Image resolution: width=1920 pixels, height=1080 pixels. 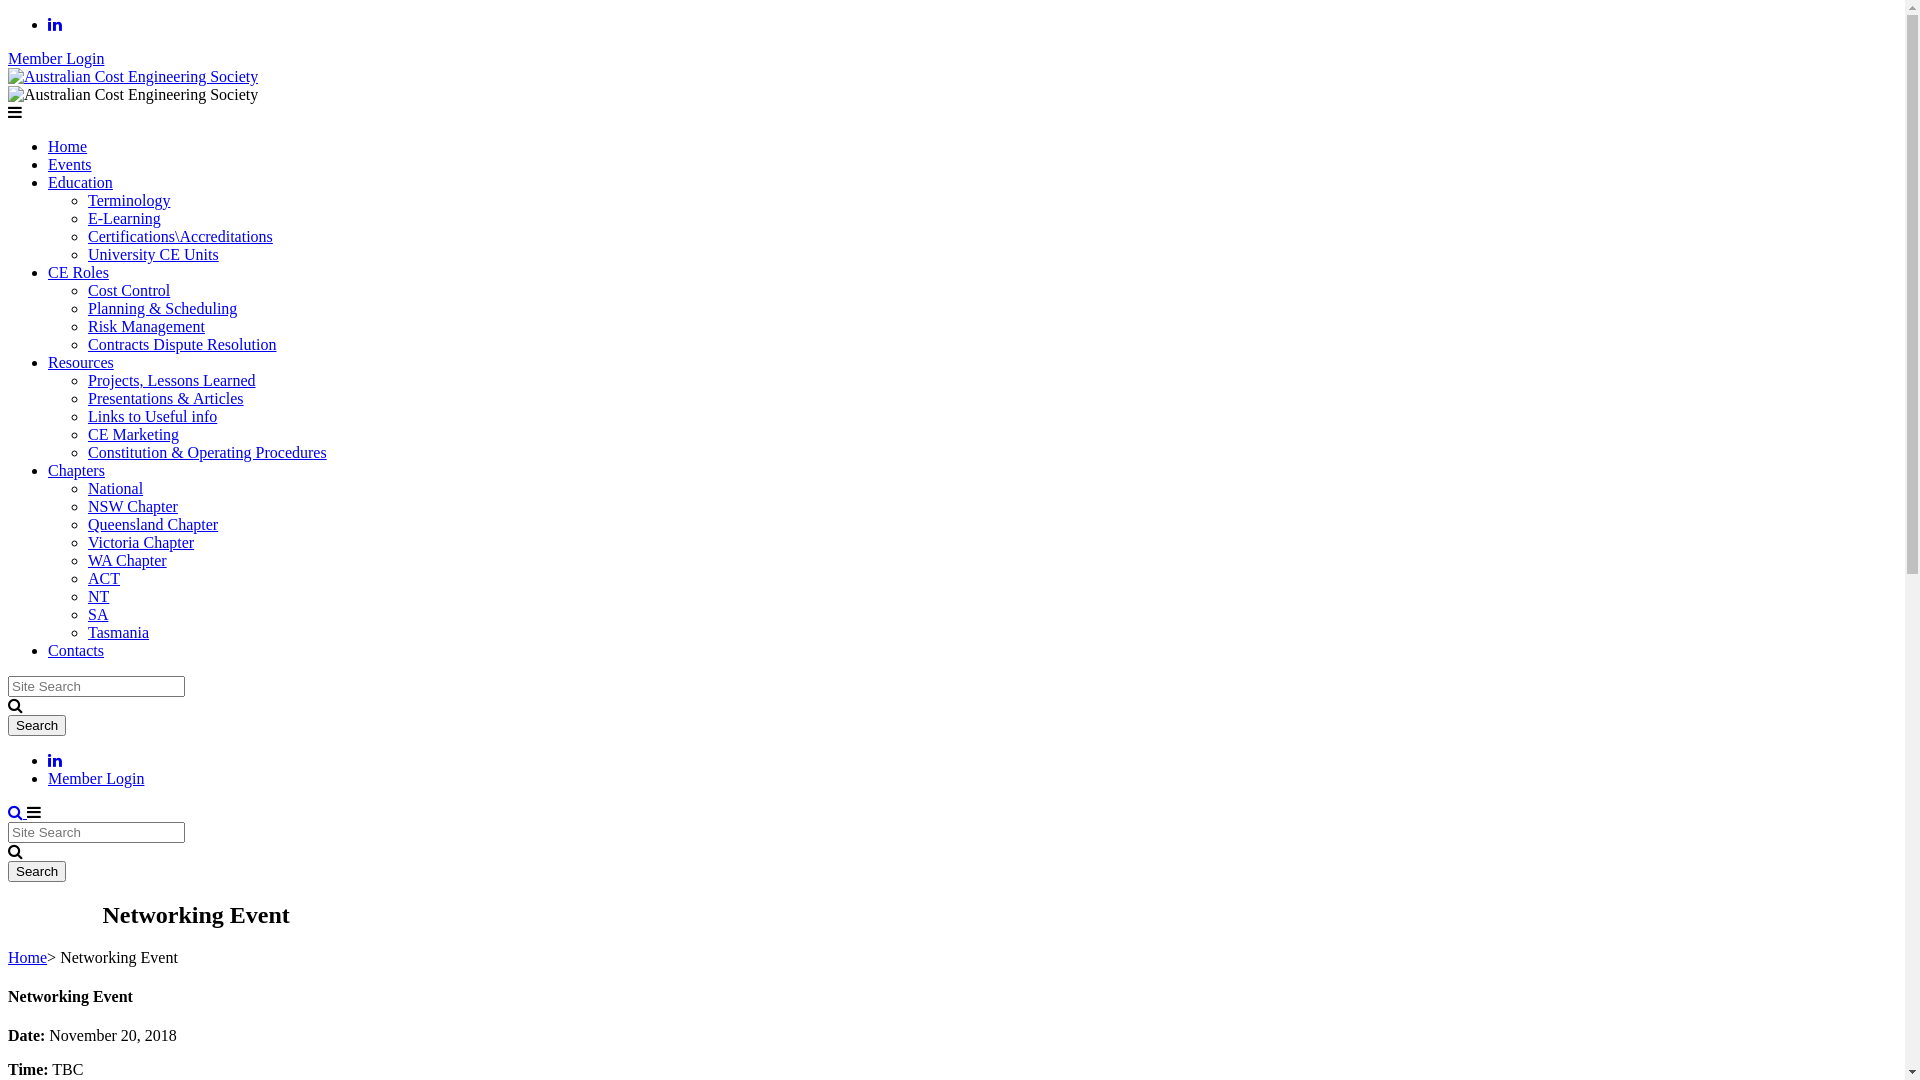 I want to click on 'E-Learning', so click(x=86, y=218).